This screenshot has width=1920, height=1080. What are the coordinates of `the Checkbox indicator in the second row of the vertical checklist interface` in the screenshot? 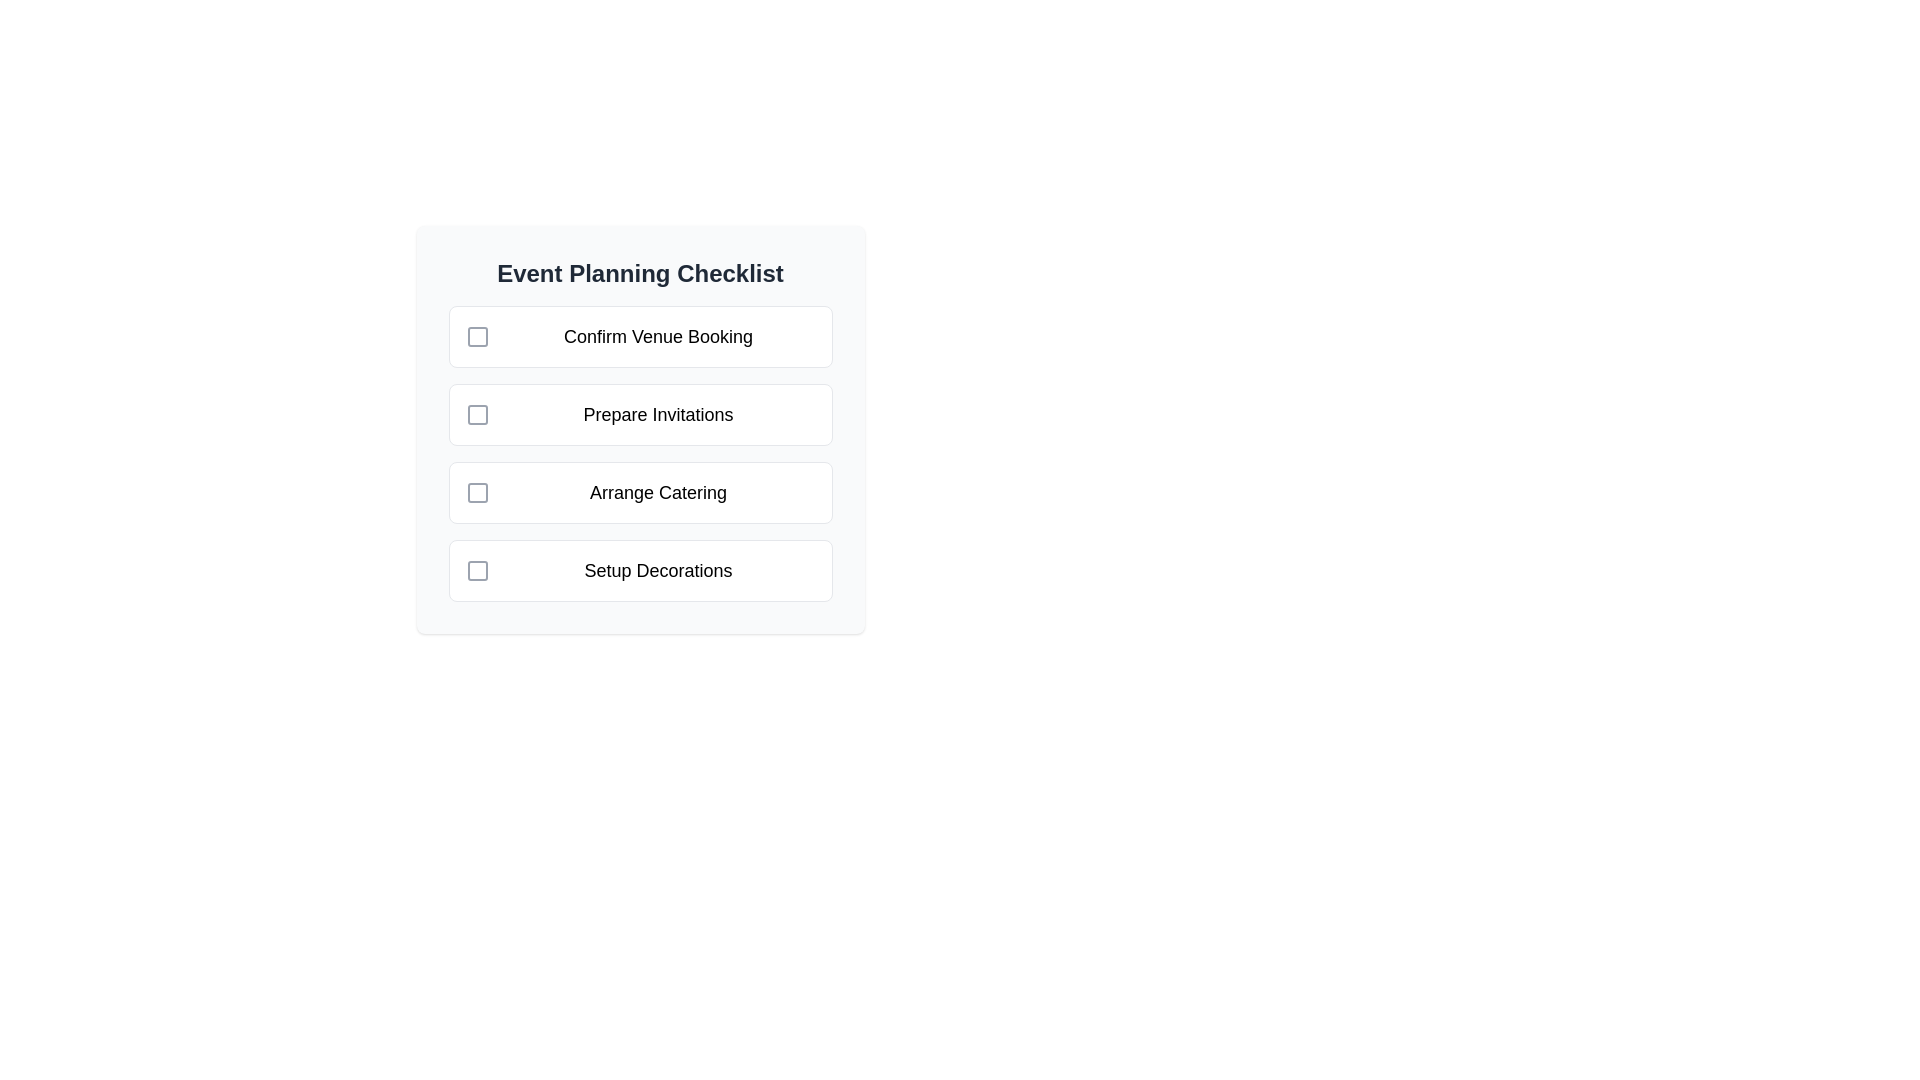 It's located at (476, 414).